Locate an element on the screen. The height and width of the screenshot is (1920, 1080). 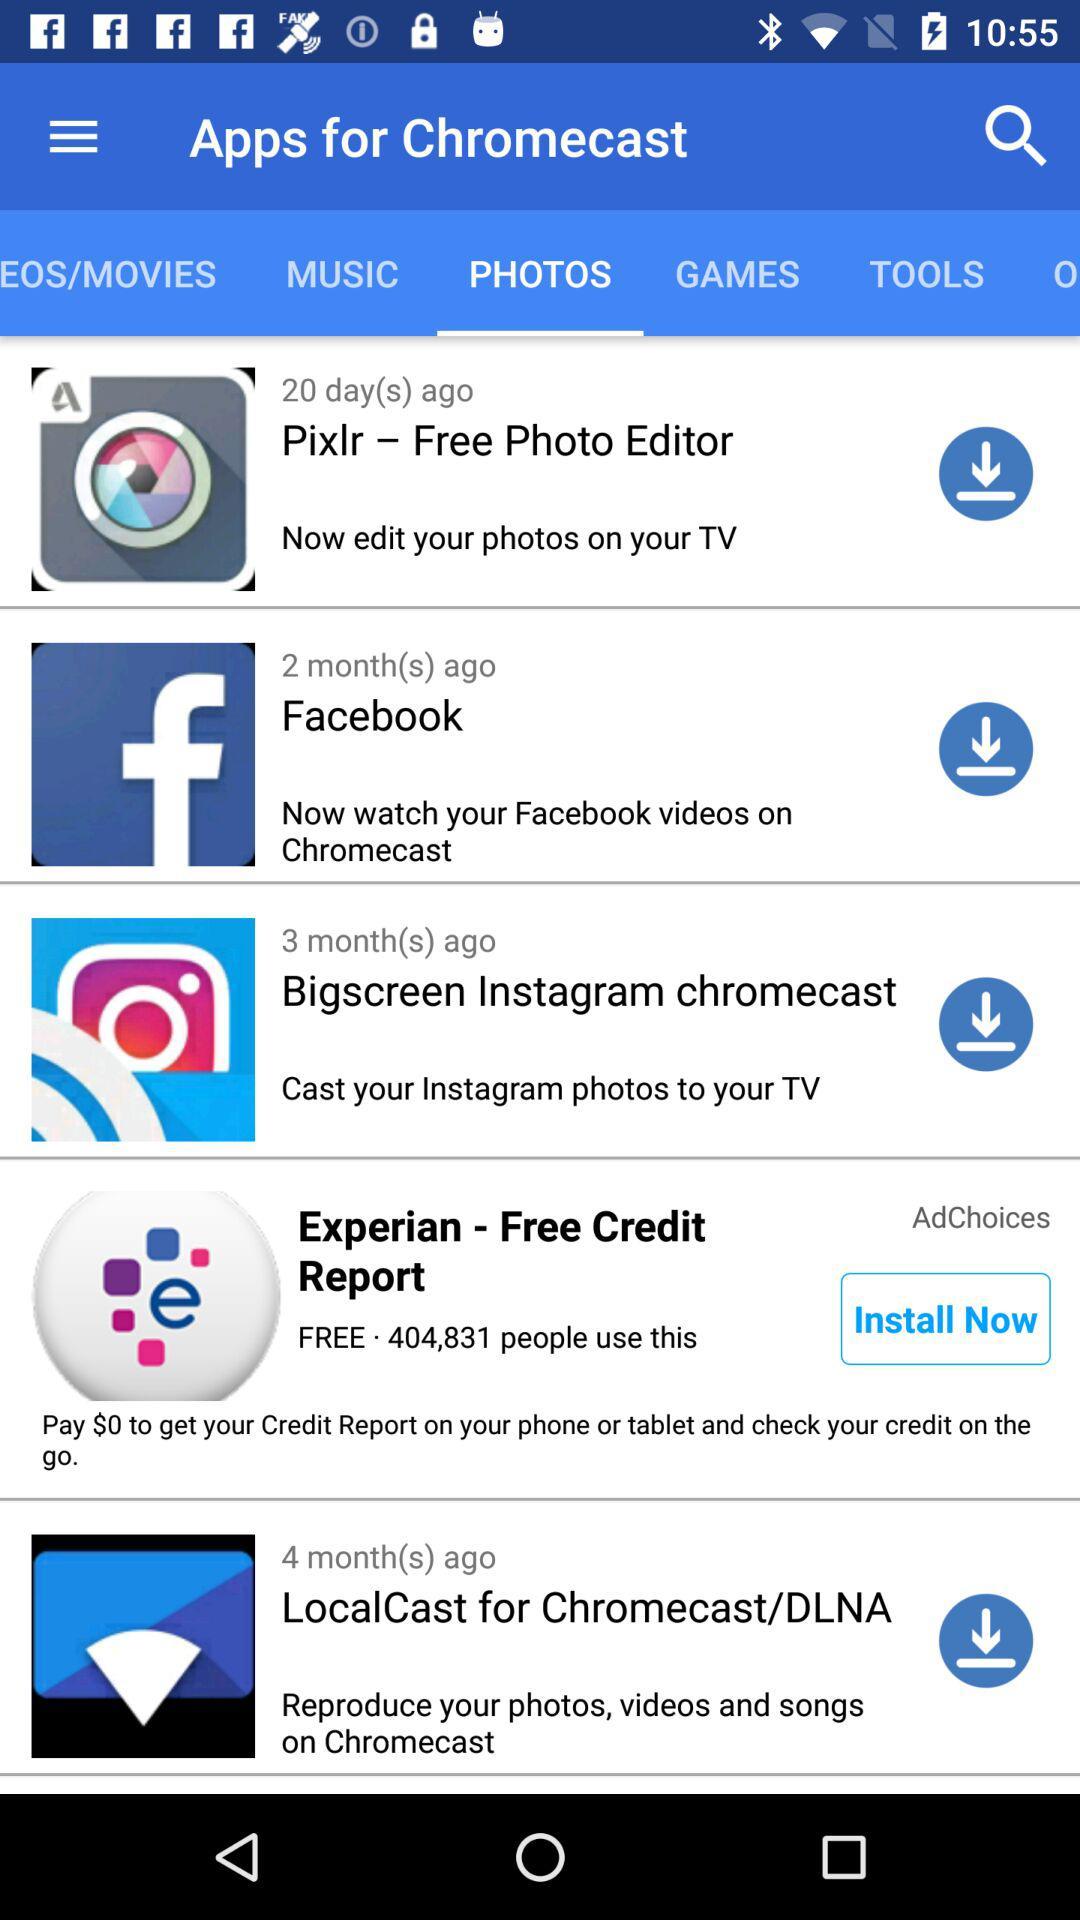
the icon next to the experian free credit icon is located at coordinates (945, 1318).